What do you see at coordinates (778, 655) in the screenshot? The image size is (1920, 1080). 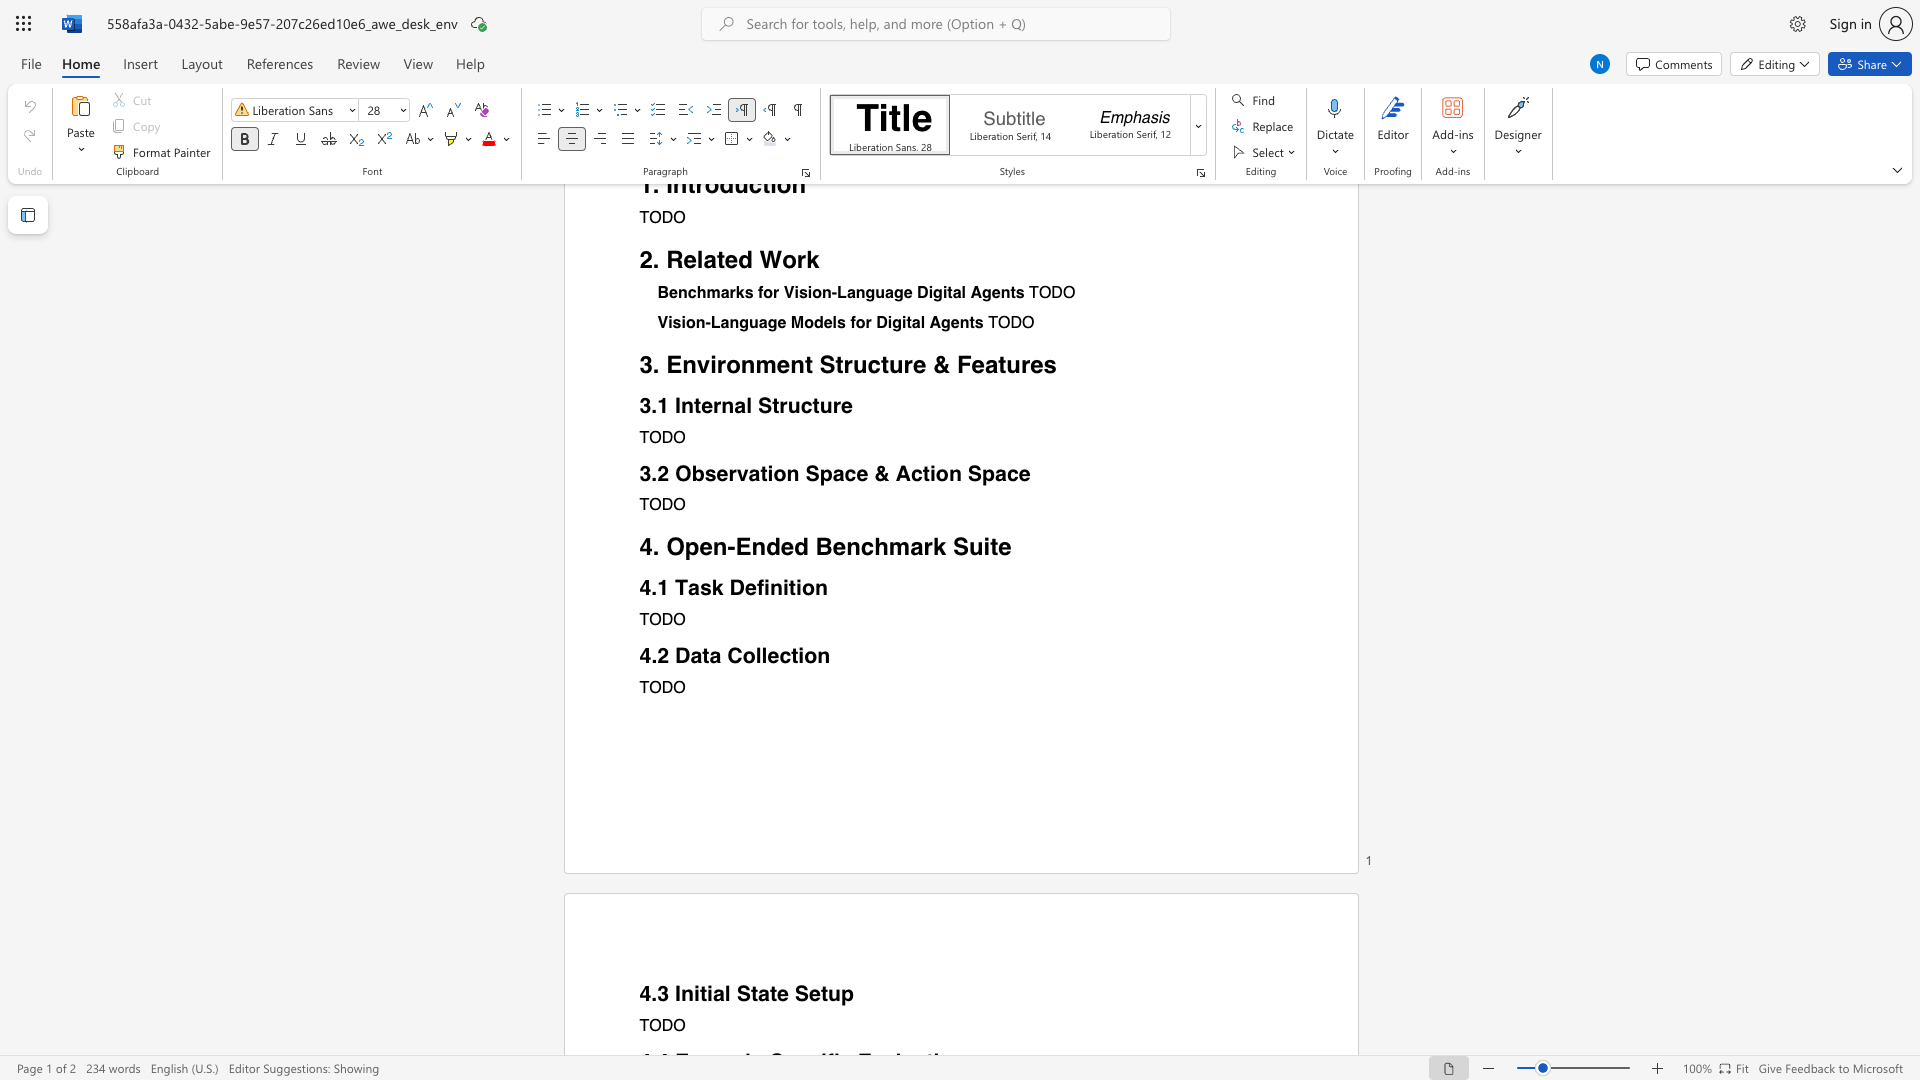 I see `the subset text "cti" within the text "Data Collection"` at bounding box center [778, 655].